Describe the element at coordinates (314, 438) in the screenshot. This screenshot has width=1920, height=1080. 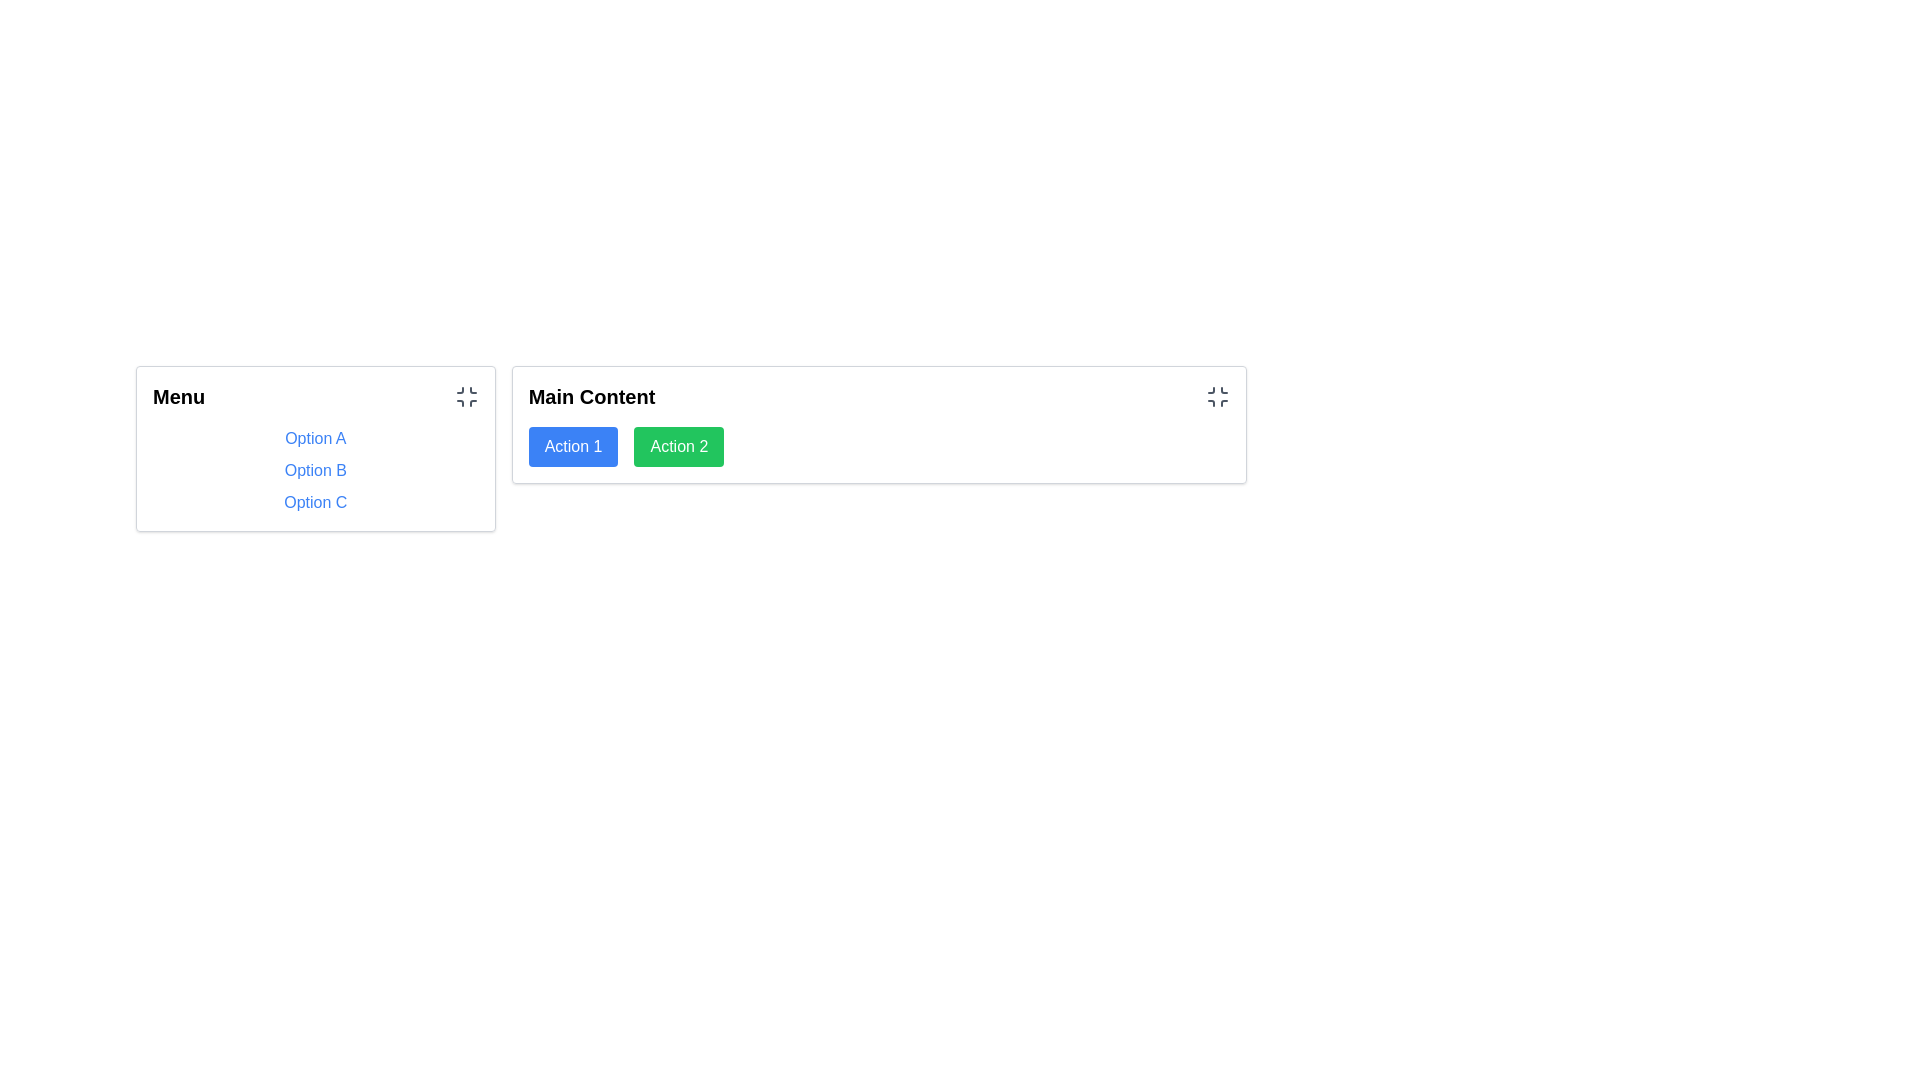
I see `the navigational link labeled 'Option A' located at the top of the vertical list in the 'Menu' on the left panel` at that location.